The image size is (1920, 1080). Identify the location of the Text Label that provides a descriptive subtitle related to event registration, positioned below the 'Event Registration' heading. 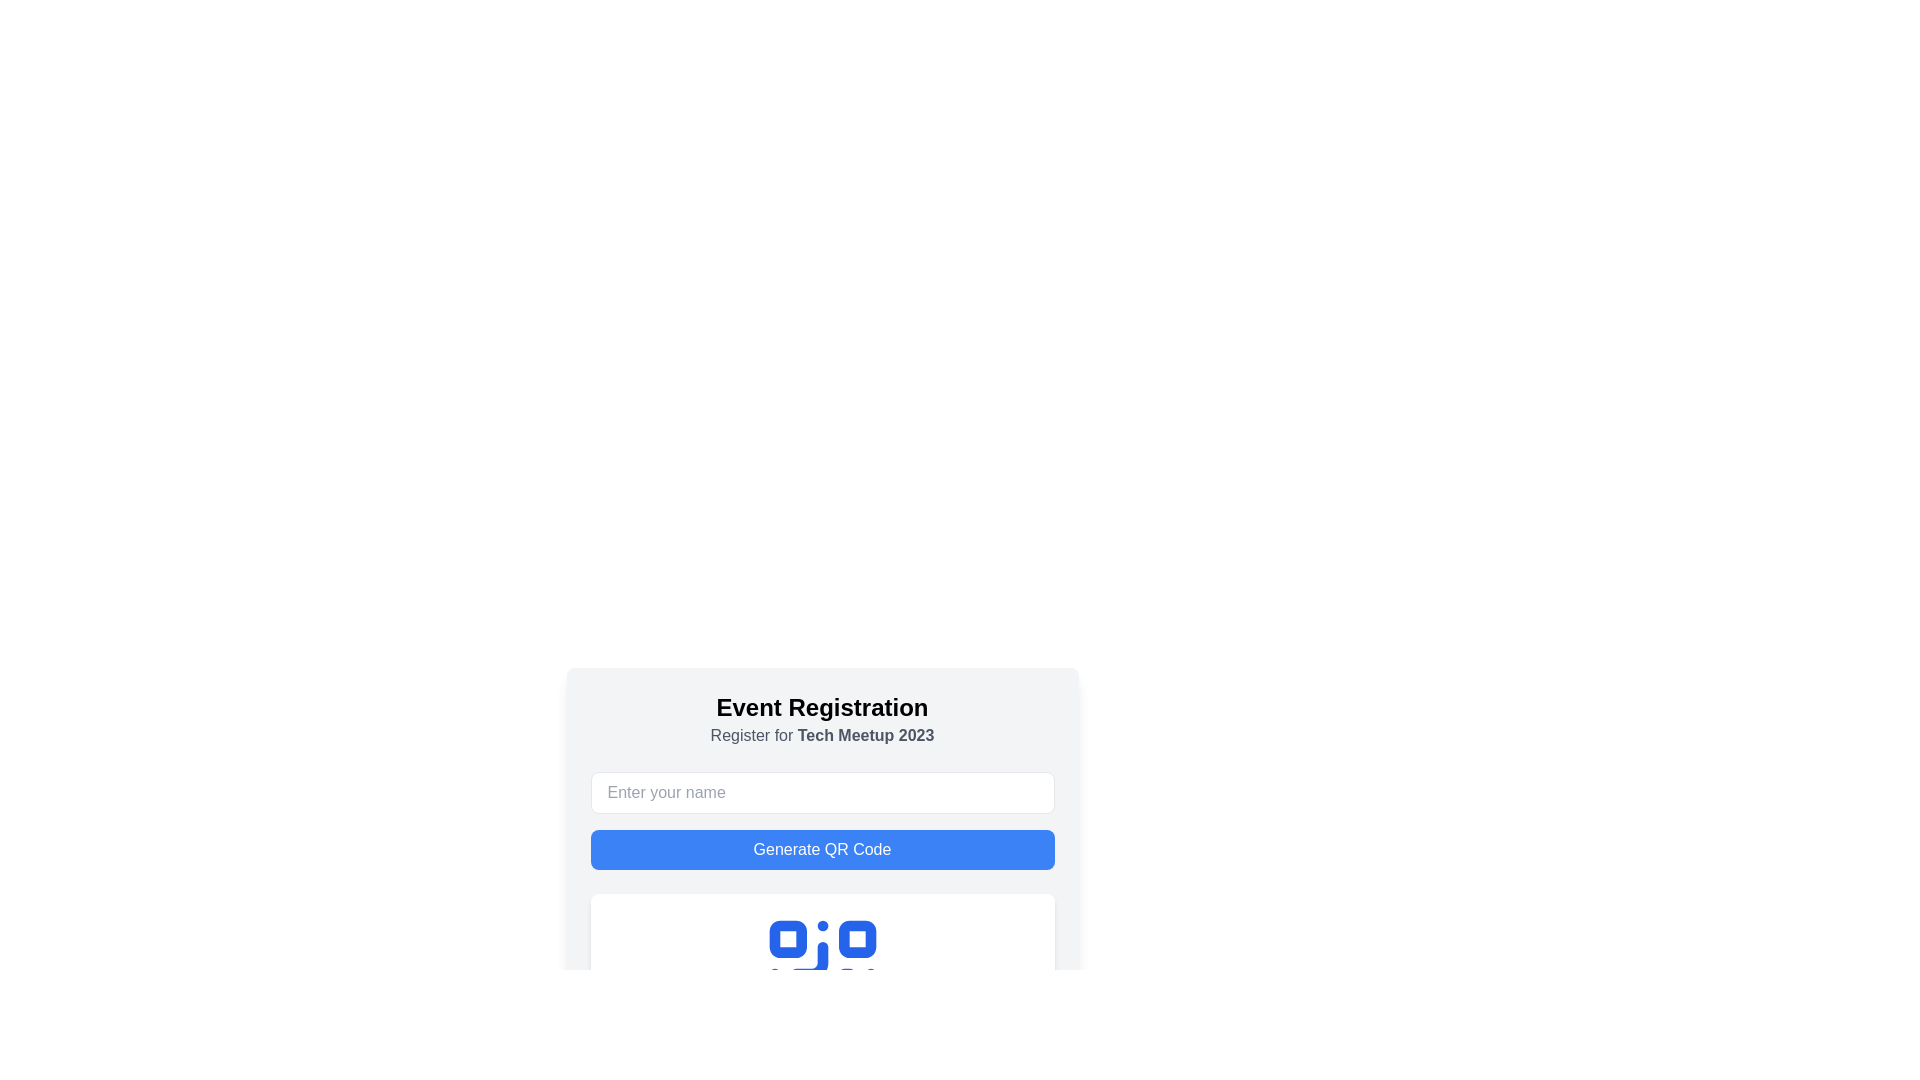
(822, 736).